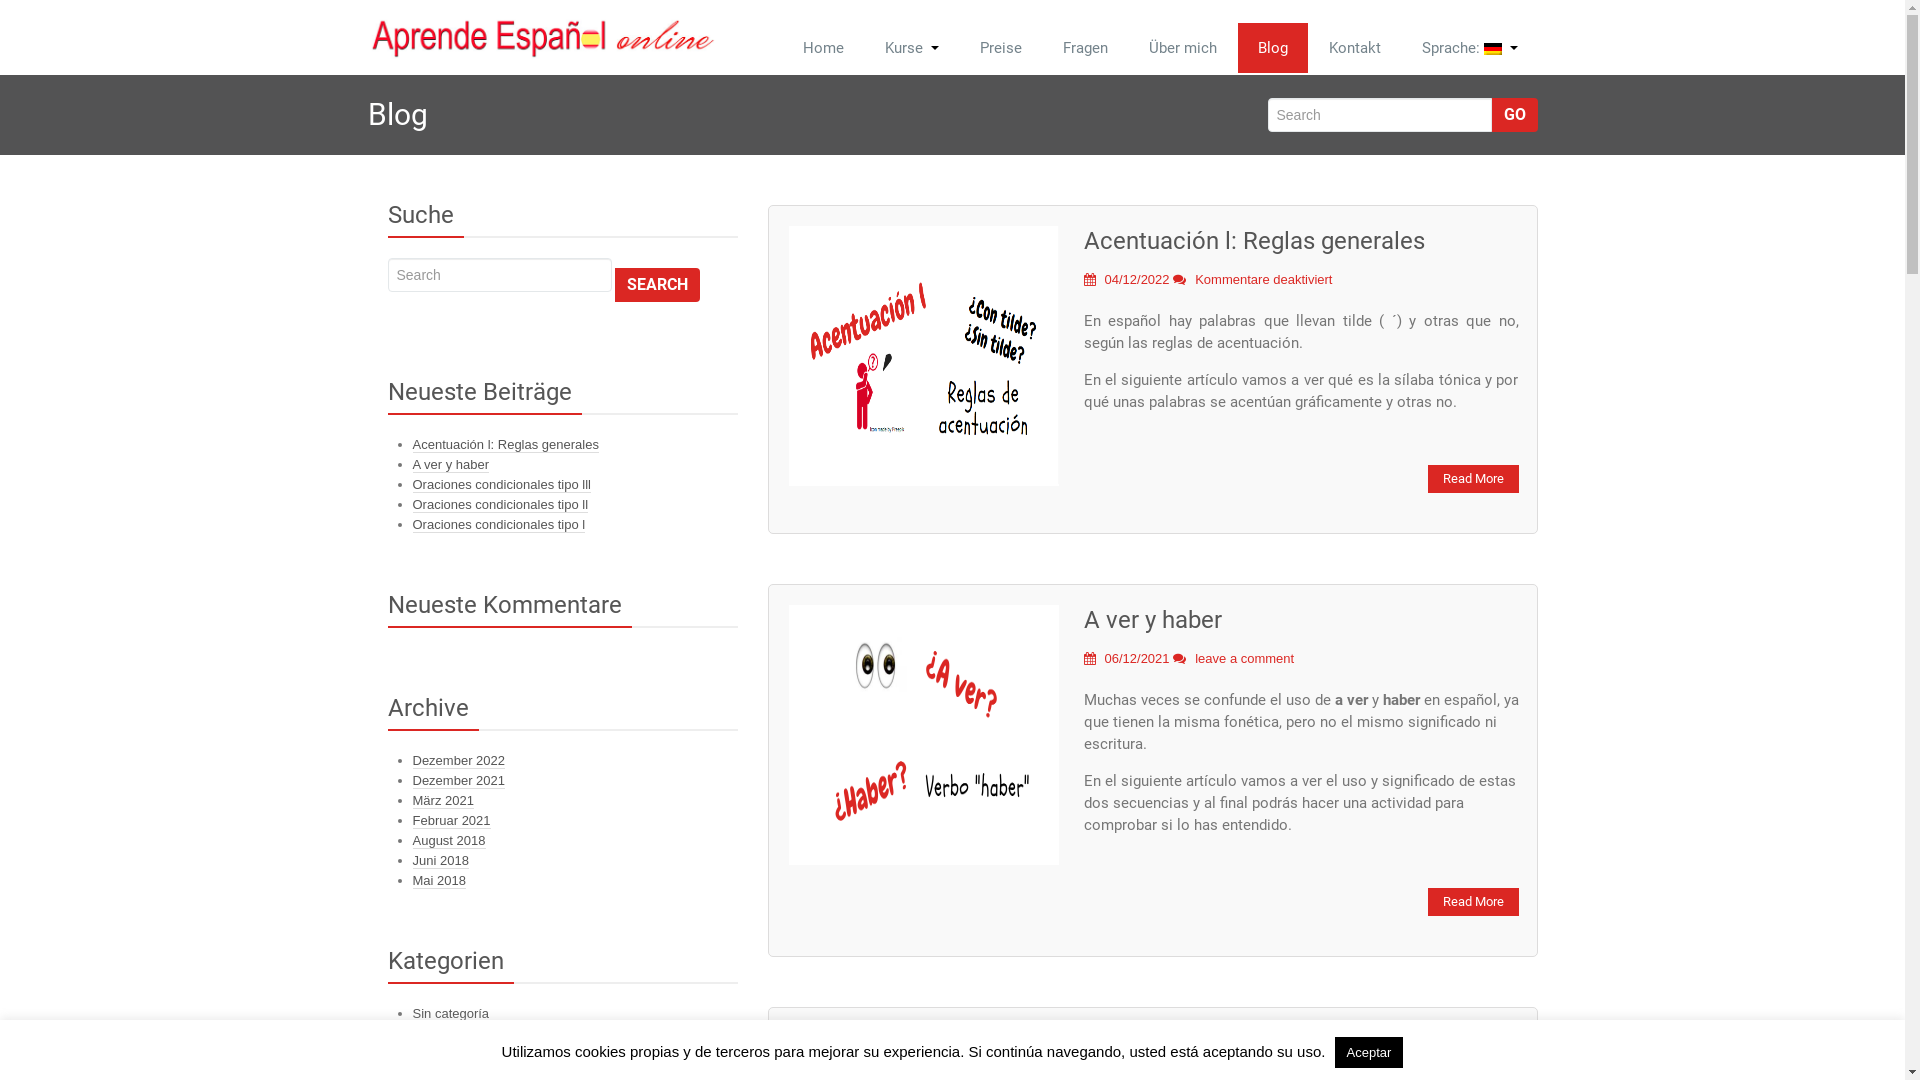 The image size is (1920, 1080). What do you see at coordinates (411, 504) in the screenshot?
I see `'Oraciones condicionales tipo ll'` at bounding box center [411, 504].